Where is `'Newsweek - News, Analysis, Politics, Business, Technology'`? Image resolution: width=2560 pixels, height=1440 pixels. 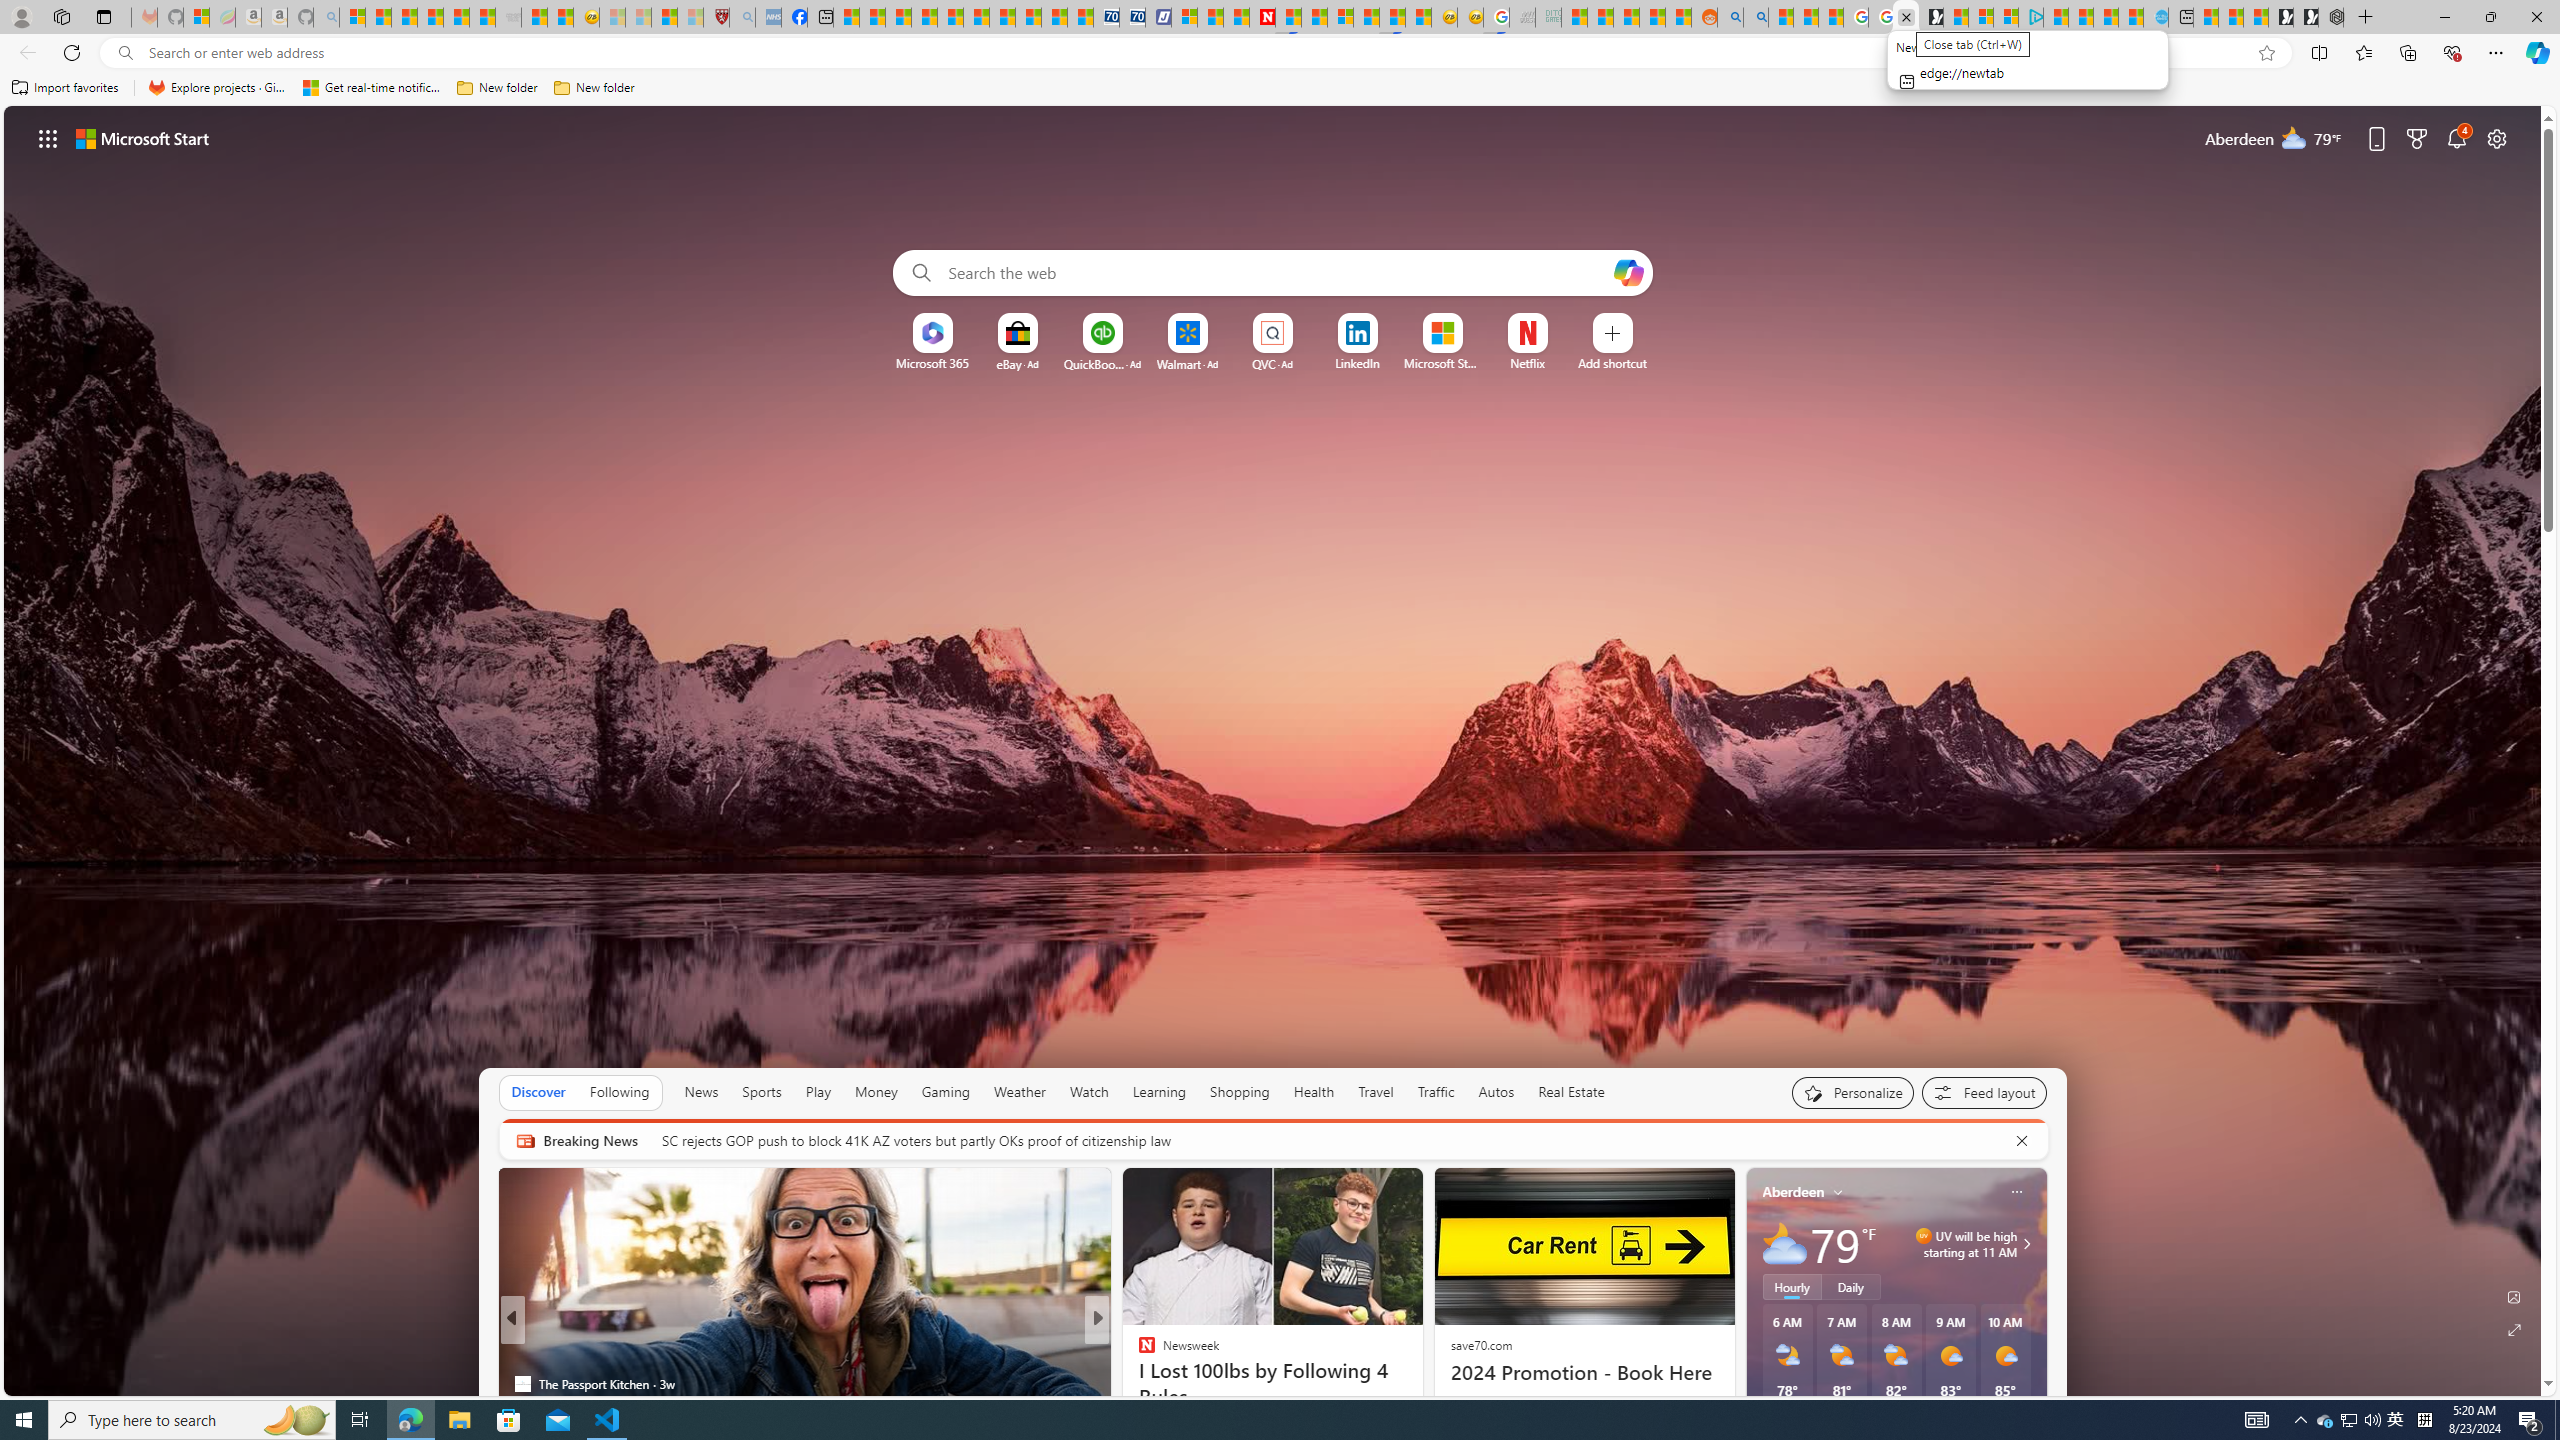
'Newsweek - News, Analysis, Politics, Business, Technology' is located at coordinates (1263, 16).